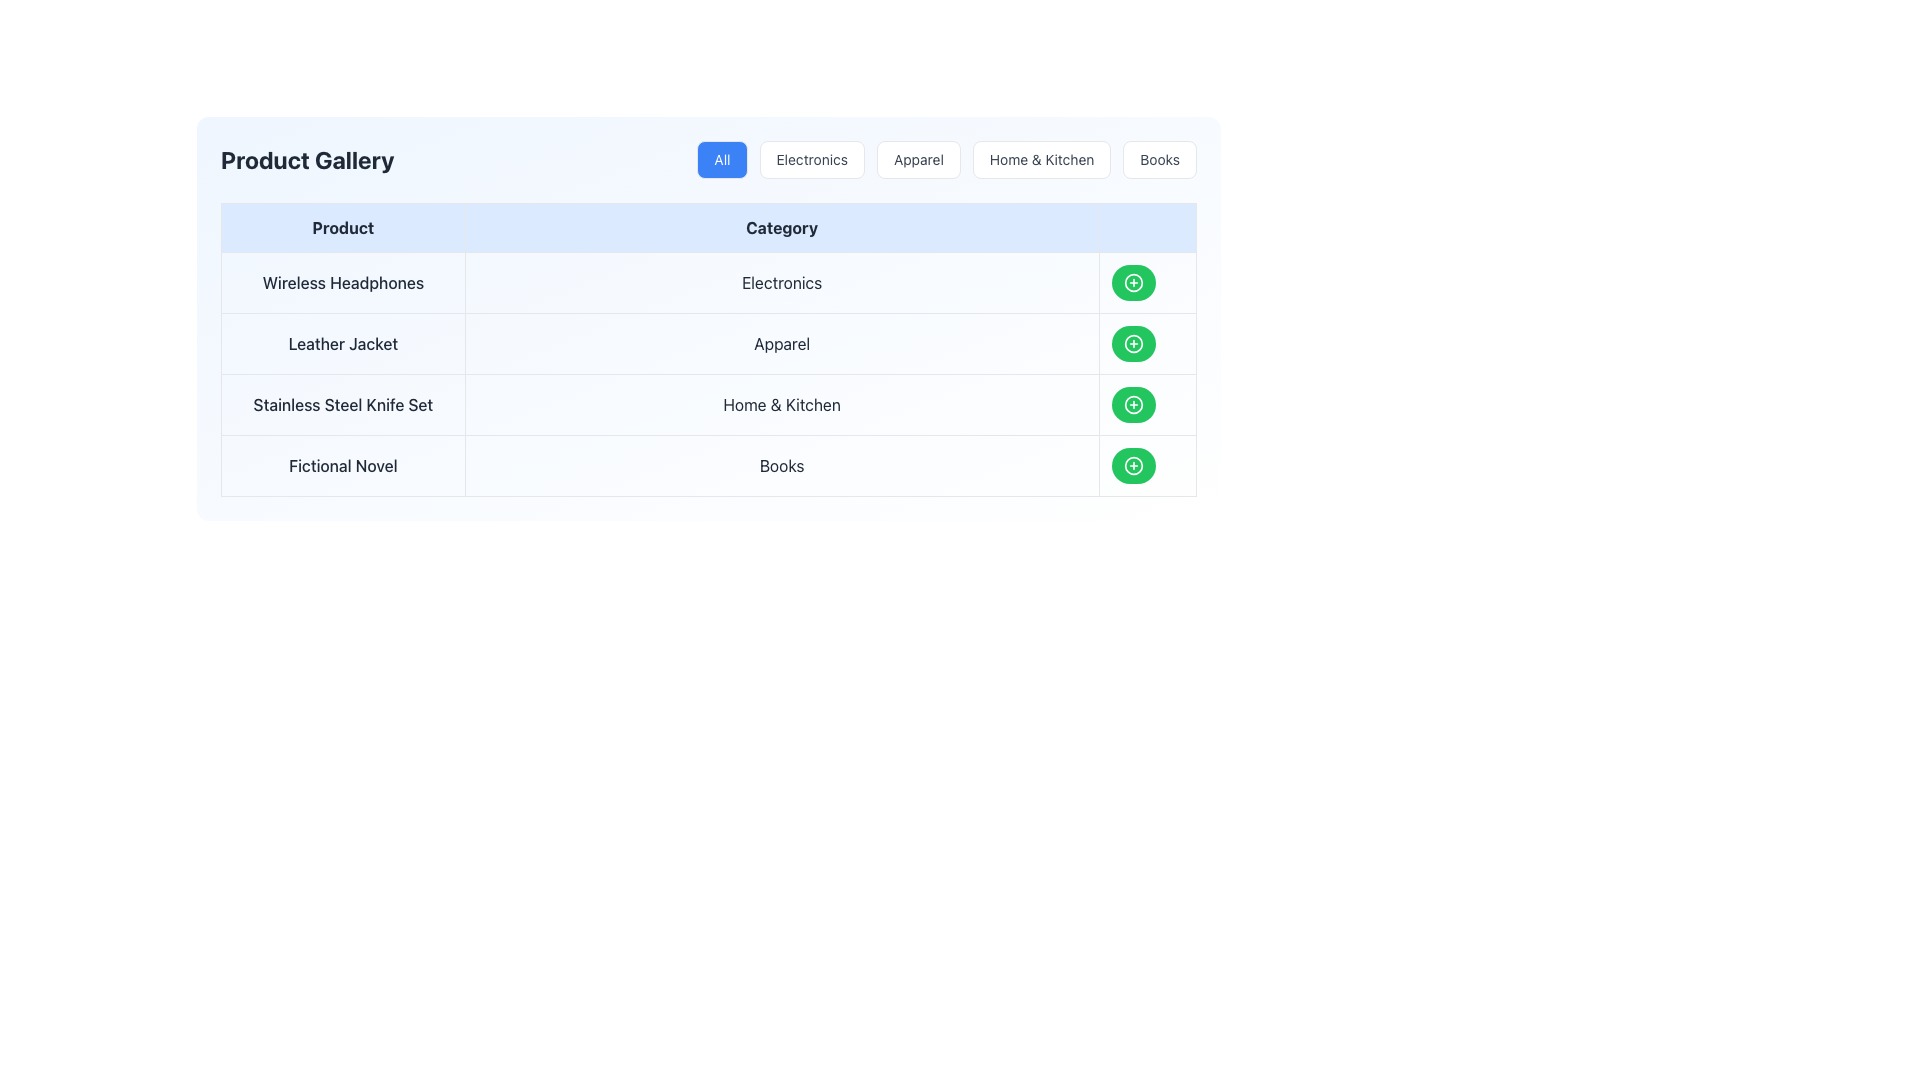 This screenshot has width=1920, height=1080. Describe the element at coordinates (917, 158) in the screenshot. I see `the 'Apparel' category filter button located in the third position of the navigation bar to filter products by 'Apparel'` at that location.